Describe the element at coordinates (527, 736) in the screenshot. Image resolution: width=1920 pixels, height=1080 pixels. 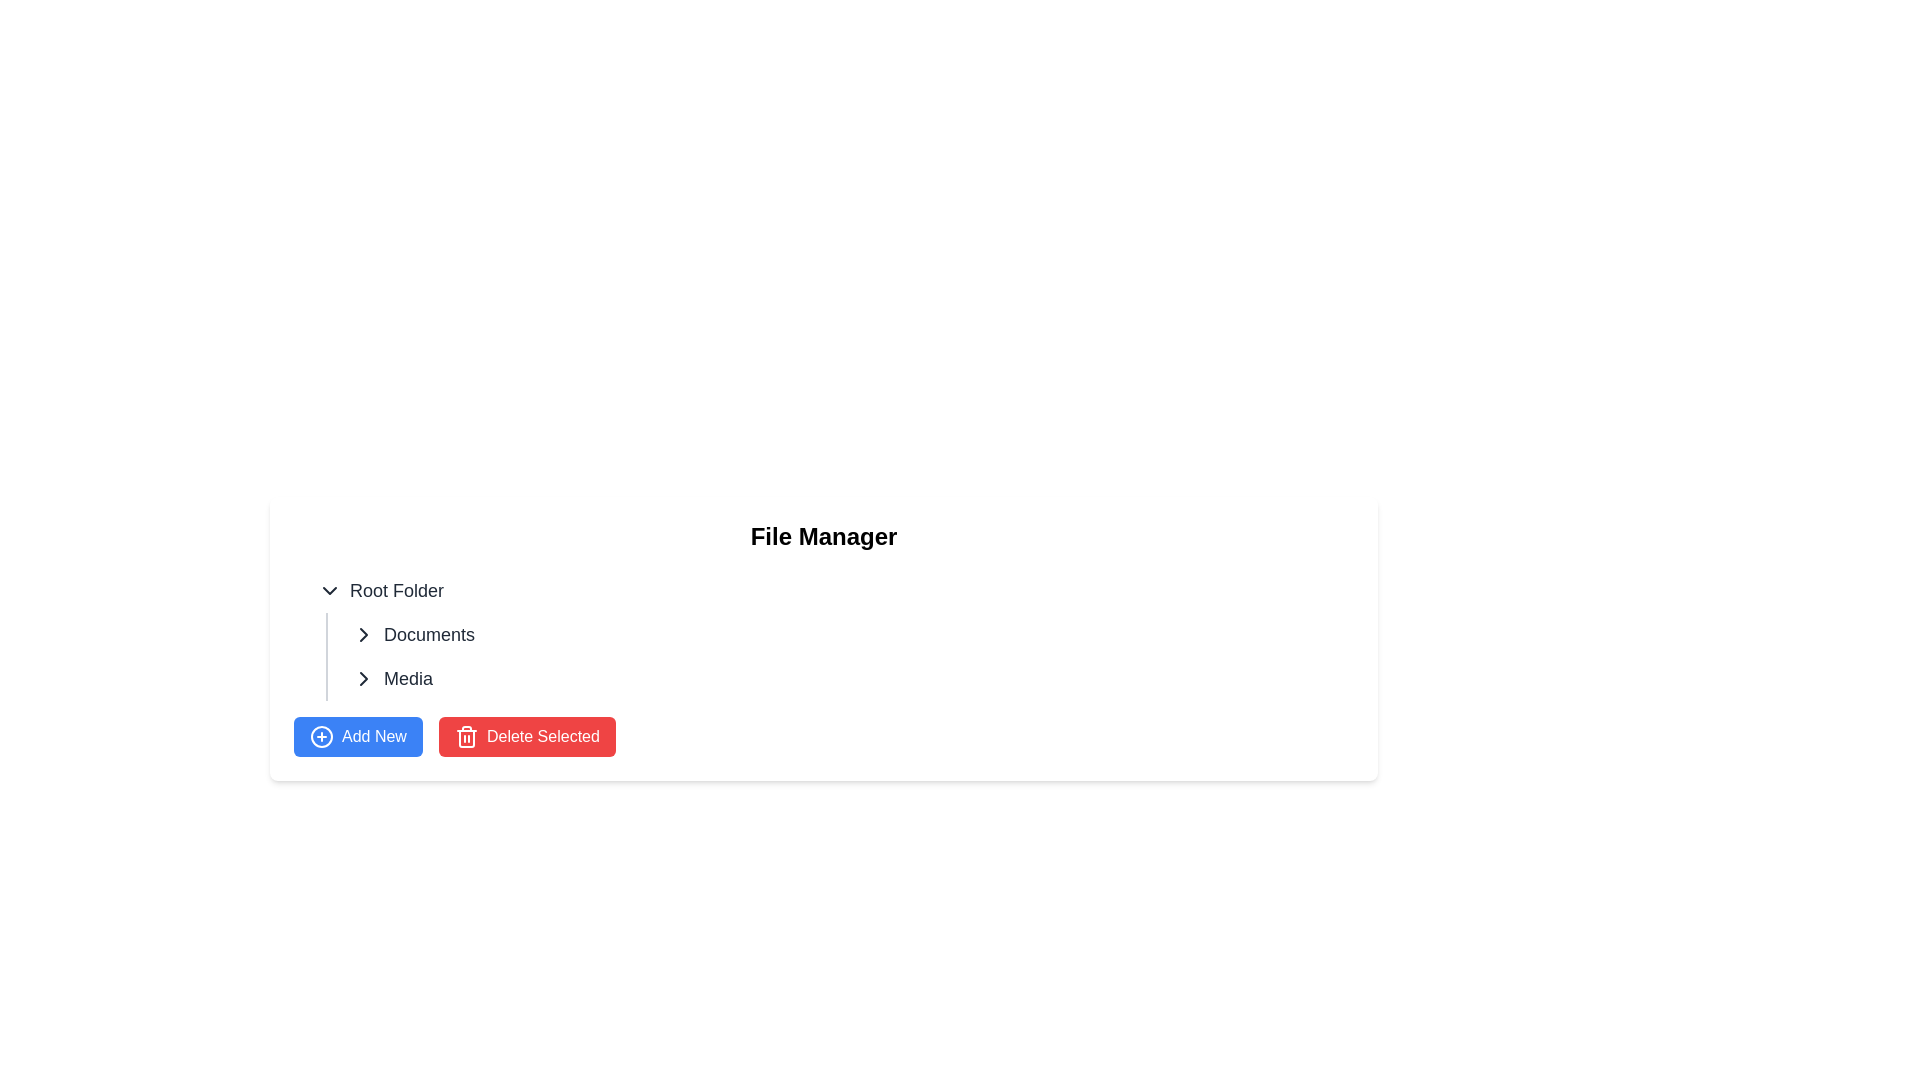
I see `the delete button` at that location.